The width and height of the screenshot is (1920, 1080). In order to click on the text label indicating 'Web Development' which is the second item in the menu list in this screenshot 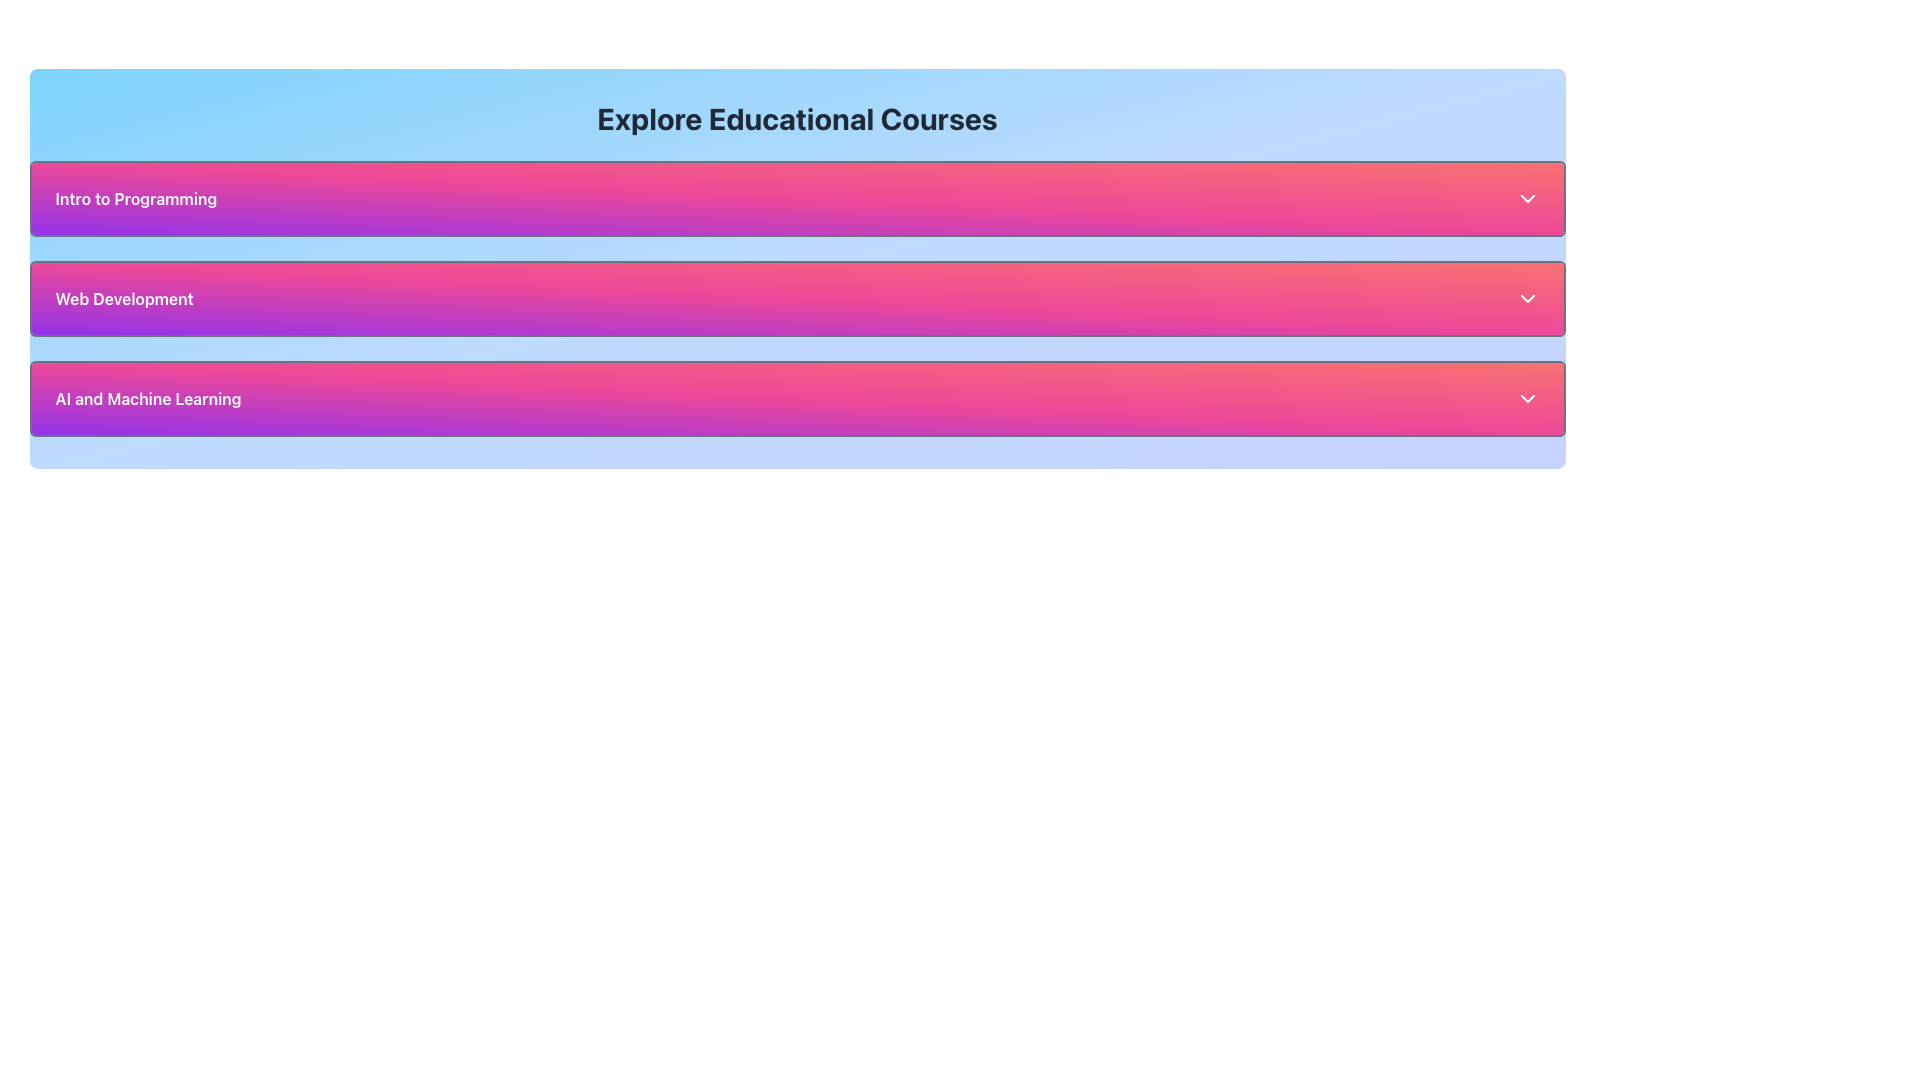, I will do `click(123, 299)`.